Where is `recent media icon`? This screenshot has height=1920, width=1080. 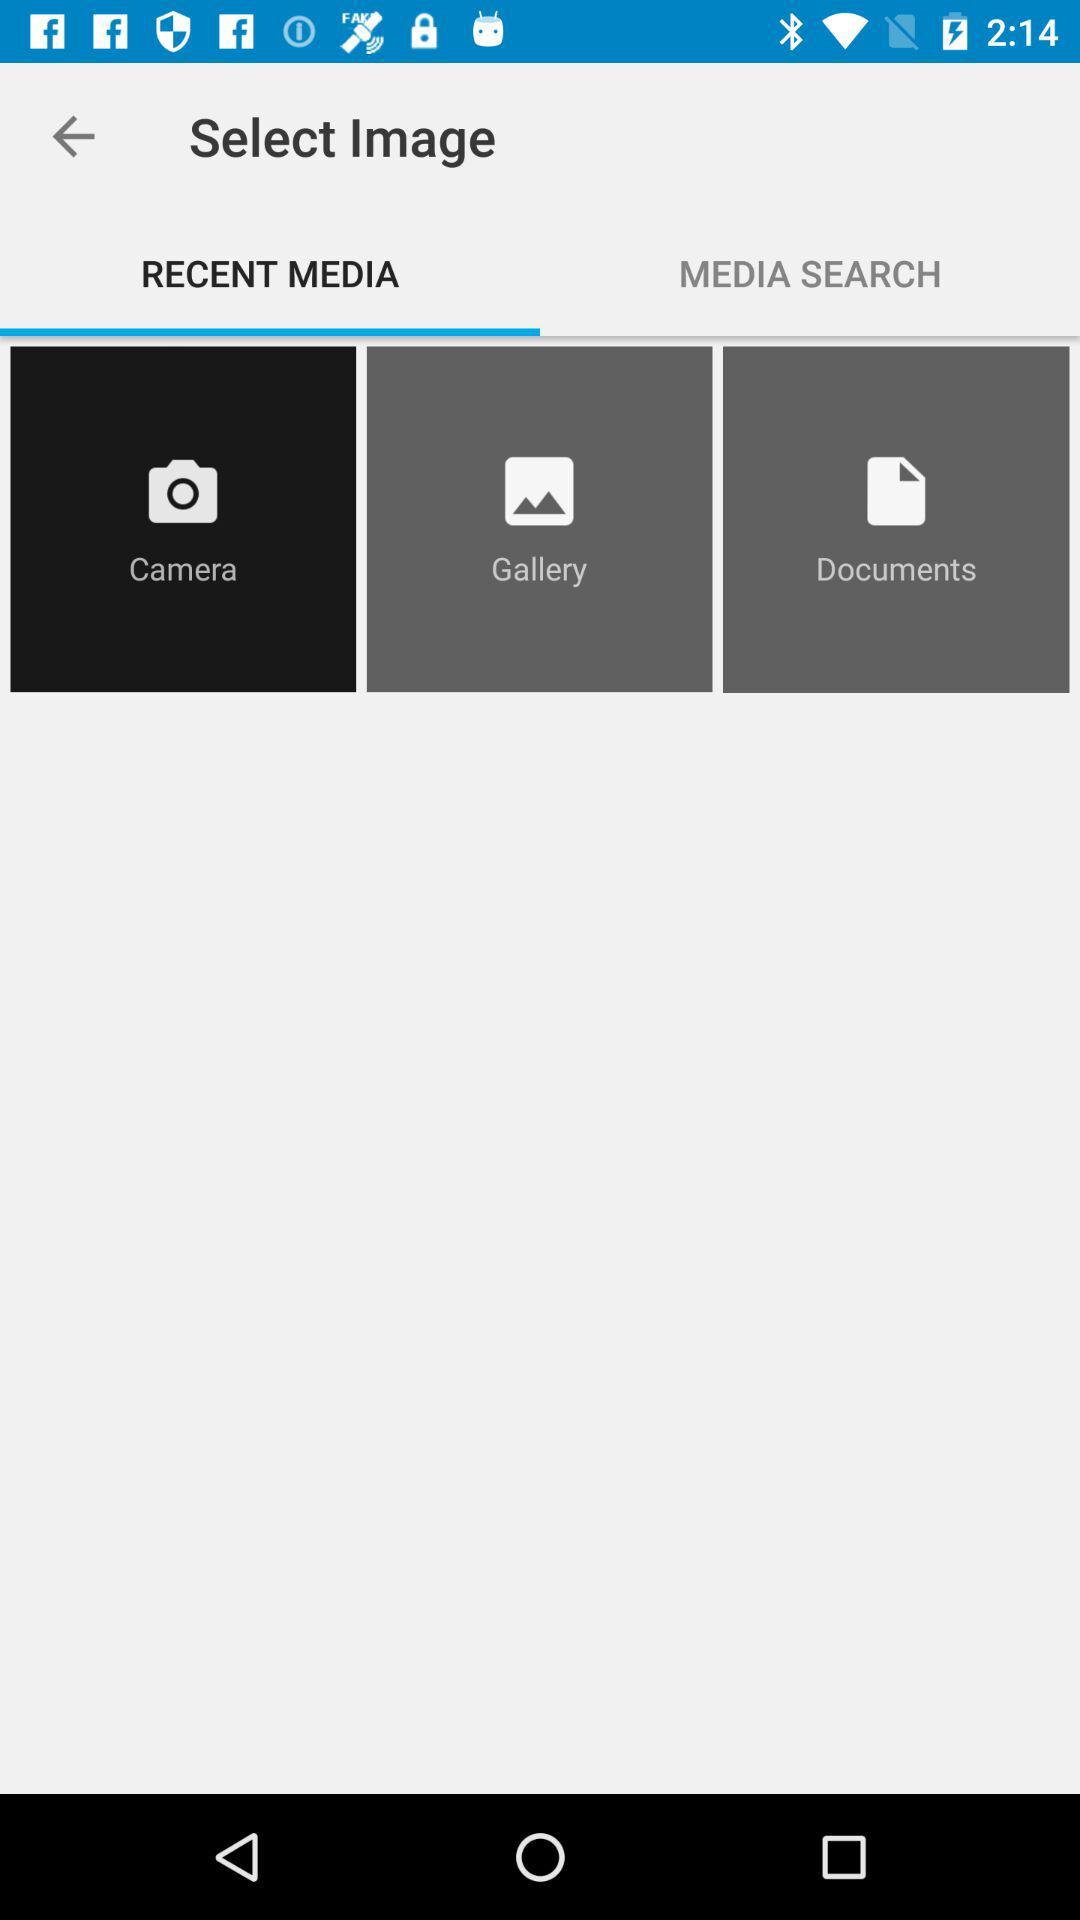 recent media icon is located at coordinates (270, 272).